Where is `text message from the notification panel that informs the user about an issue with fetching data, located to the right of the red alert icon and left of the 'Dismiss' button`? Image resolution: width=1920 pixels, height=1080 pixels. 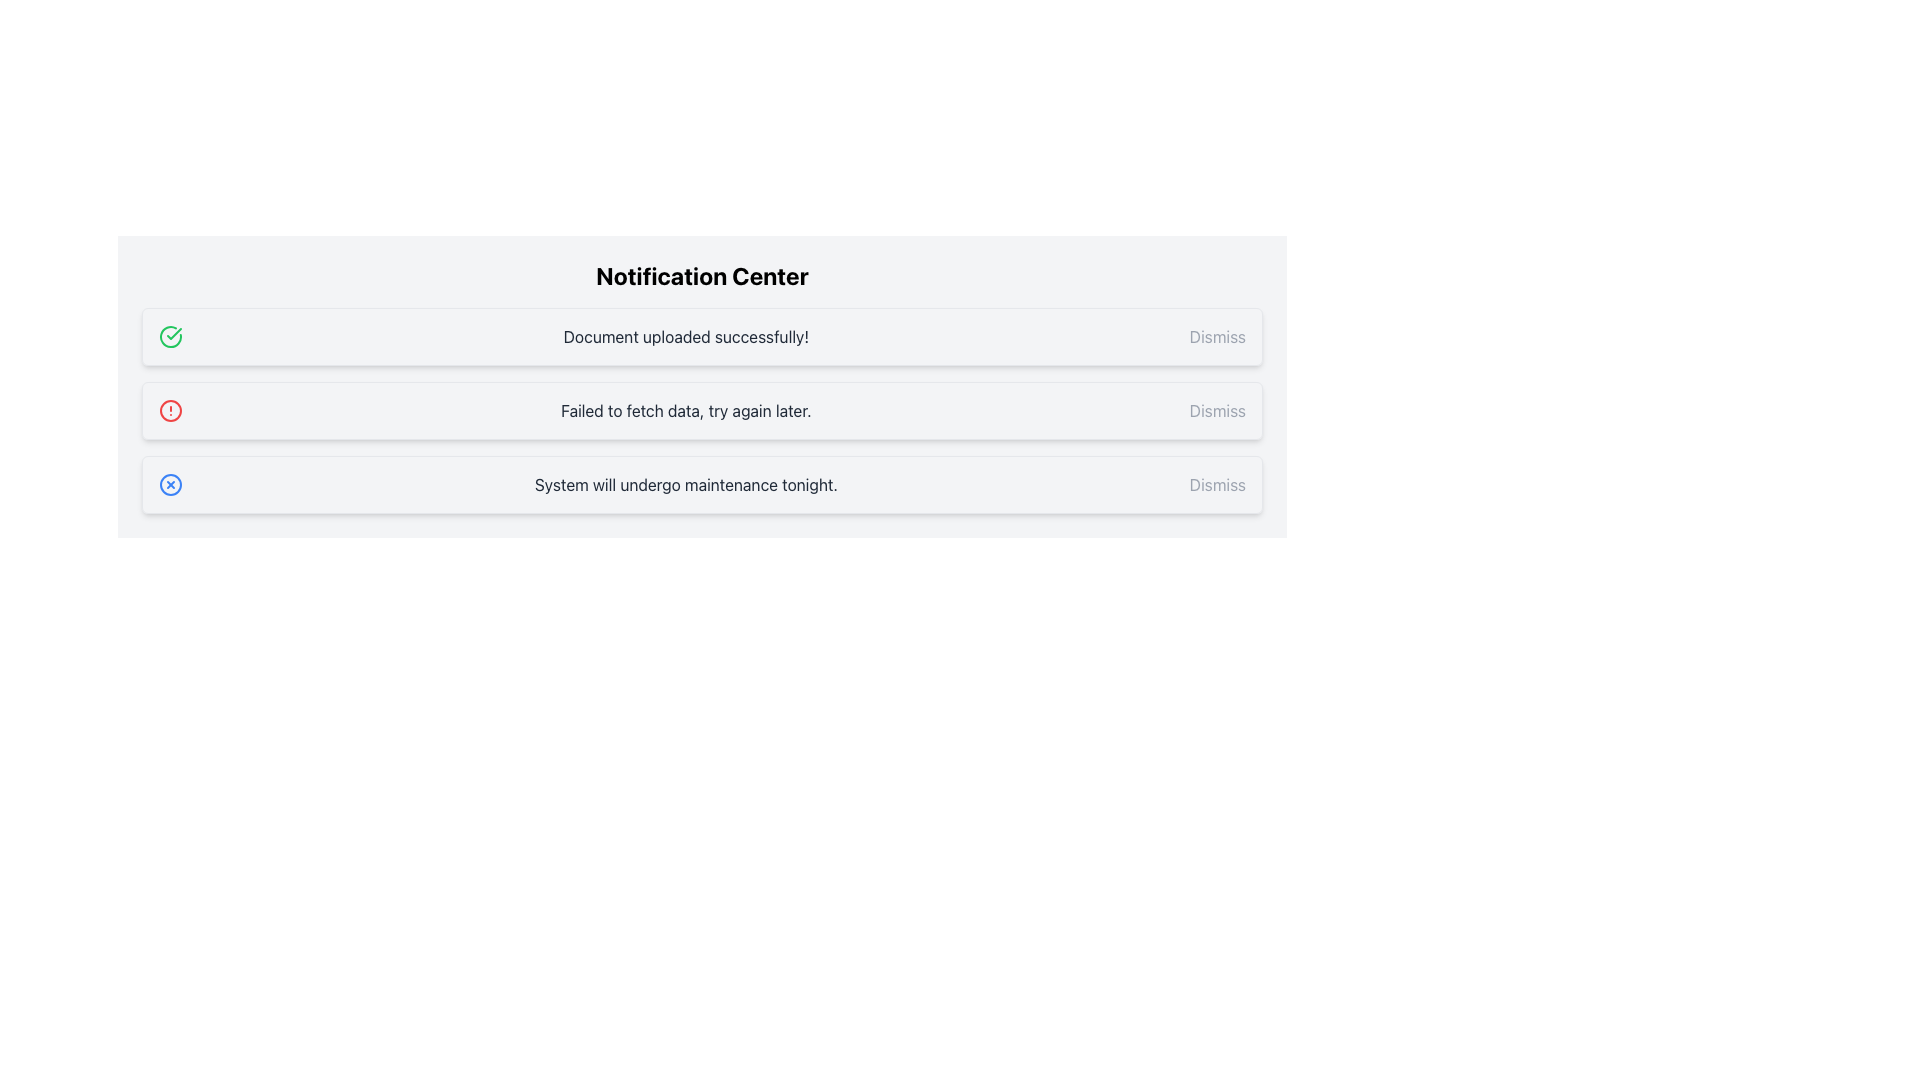 text message from the notification panel that informs the user about an issue with fetching data, located to the right of the red alert icon and left of the 'Dismiss' button is located at coordinates (686, 410).